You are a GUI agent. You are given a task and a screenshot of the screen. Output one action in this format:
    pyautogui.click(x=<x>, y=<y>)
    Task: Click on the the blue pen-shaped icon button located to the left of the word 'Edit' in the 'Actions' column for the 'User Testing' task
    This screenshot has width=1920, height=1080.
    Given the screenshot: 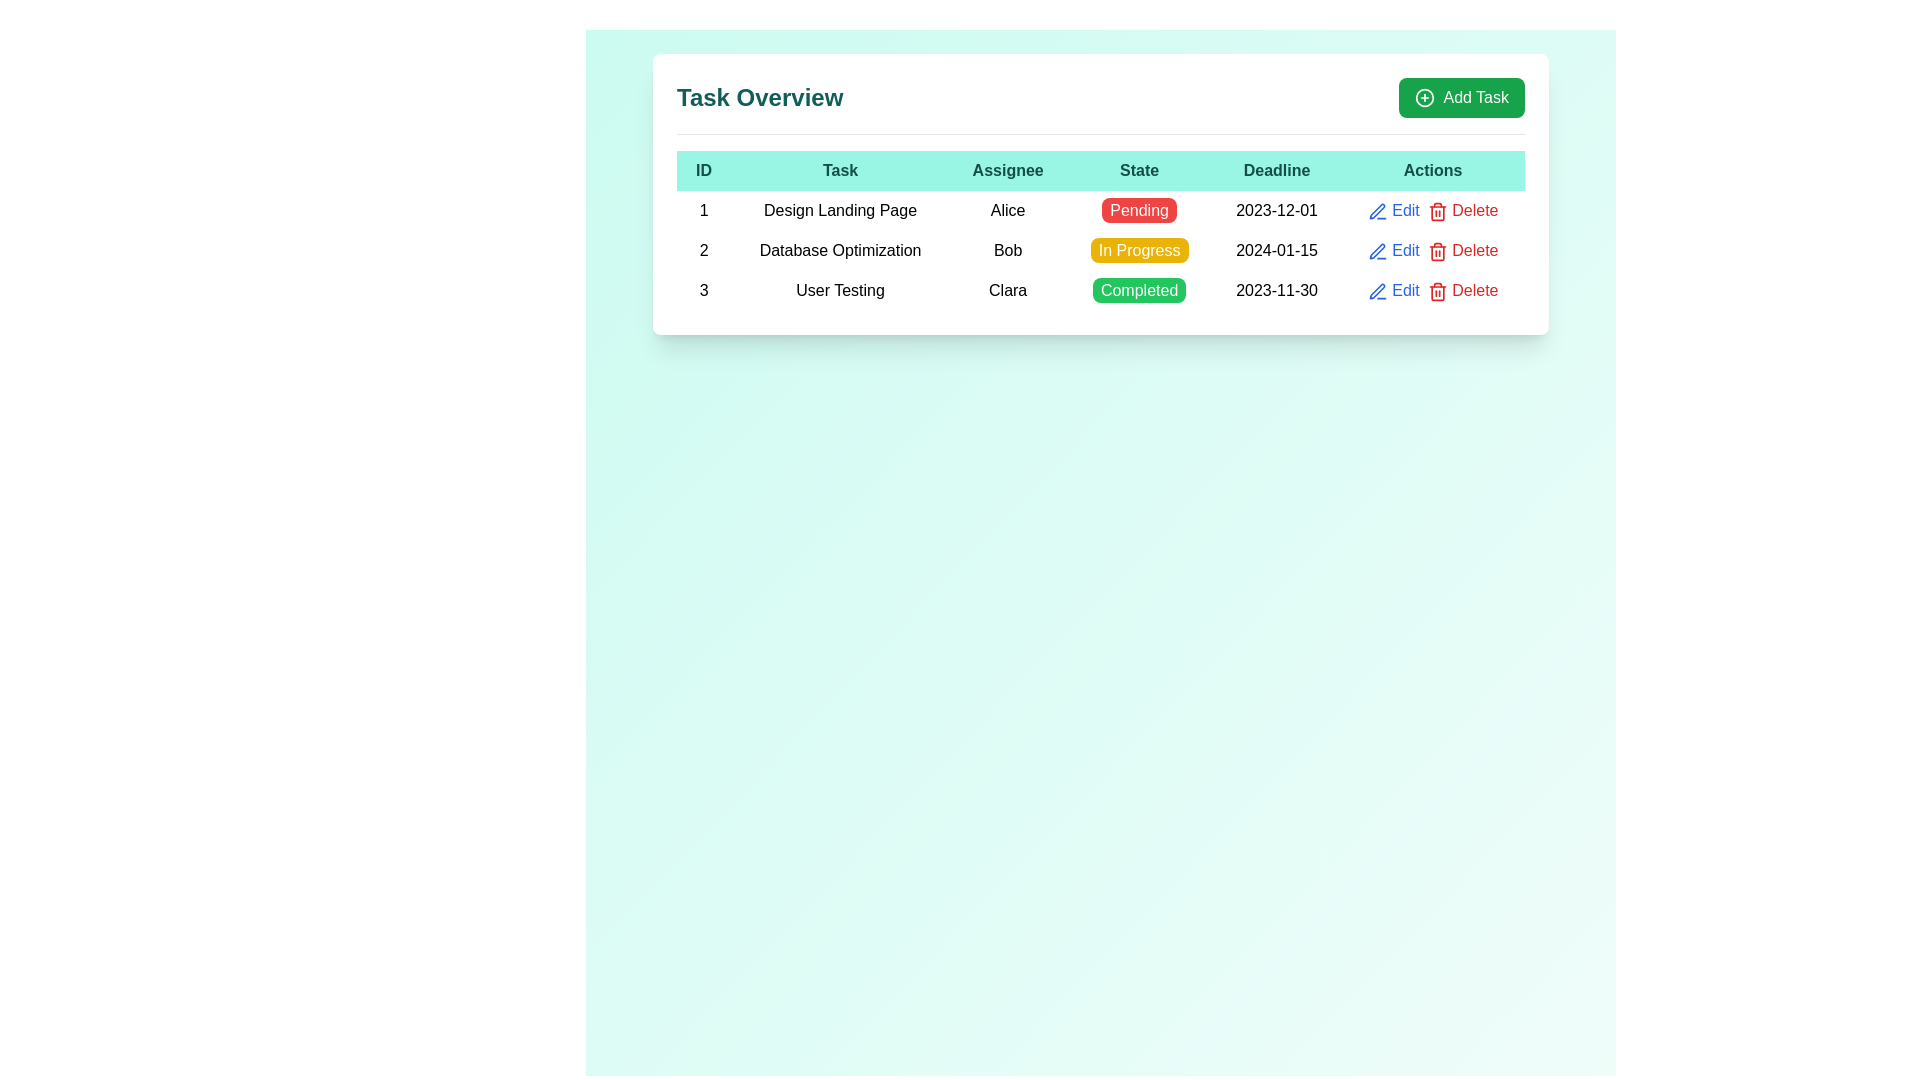 What is the action you would take?
    pyautogui.click(x=1376, y=291)
    